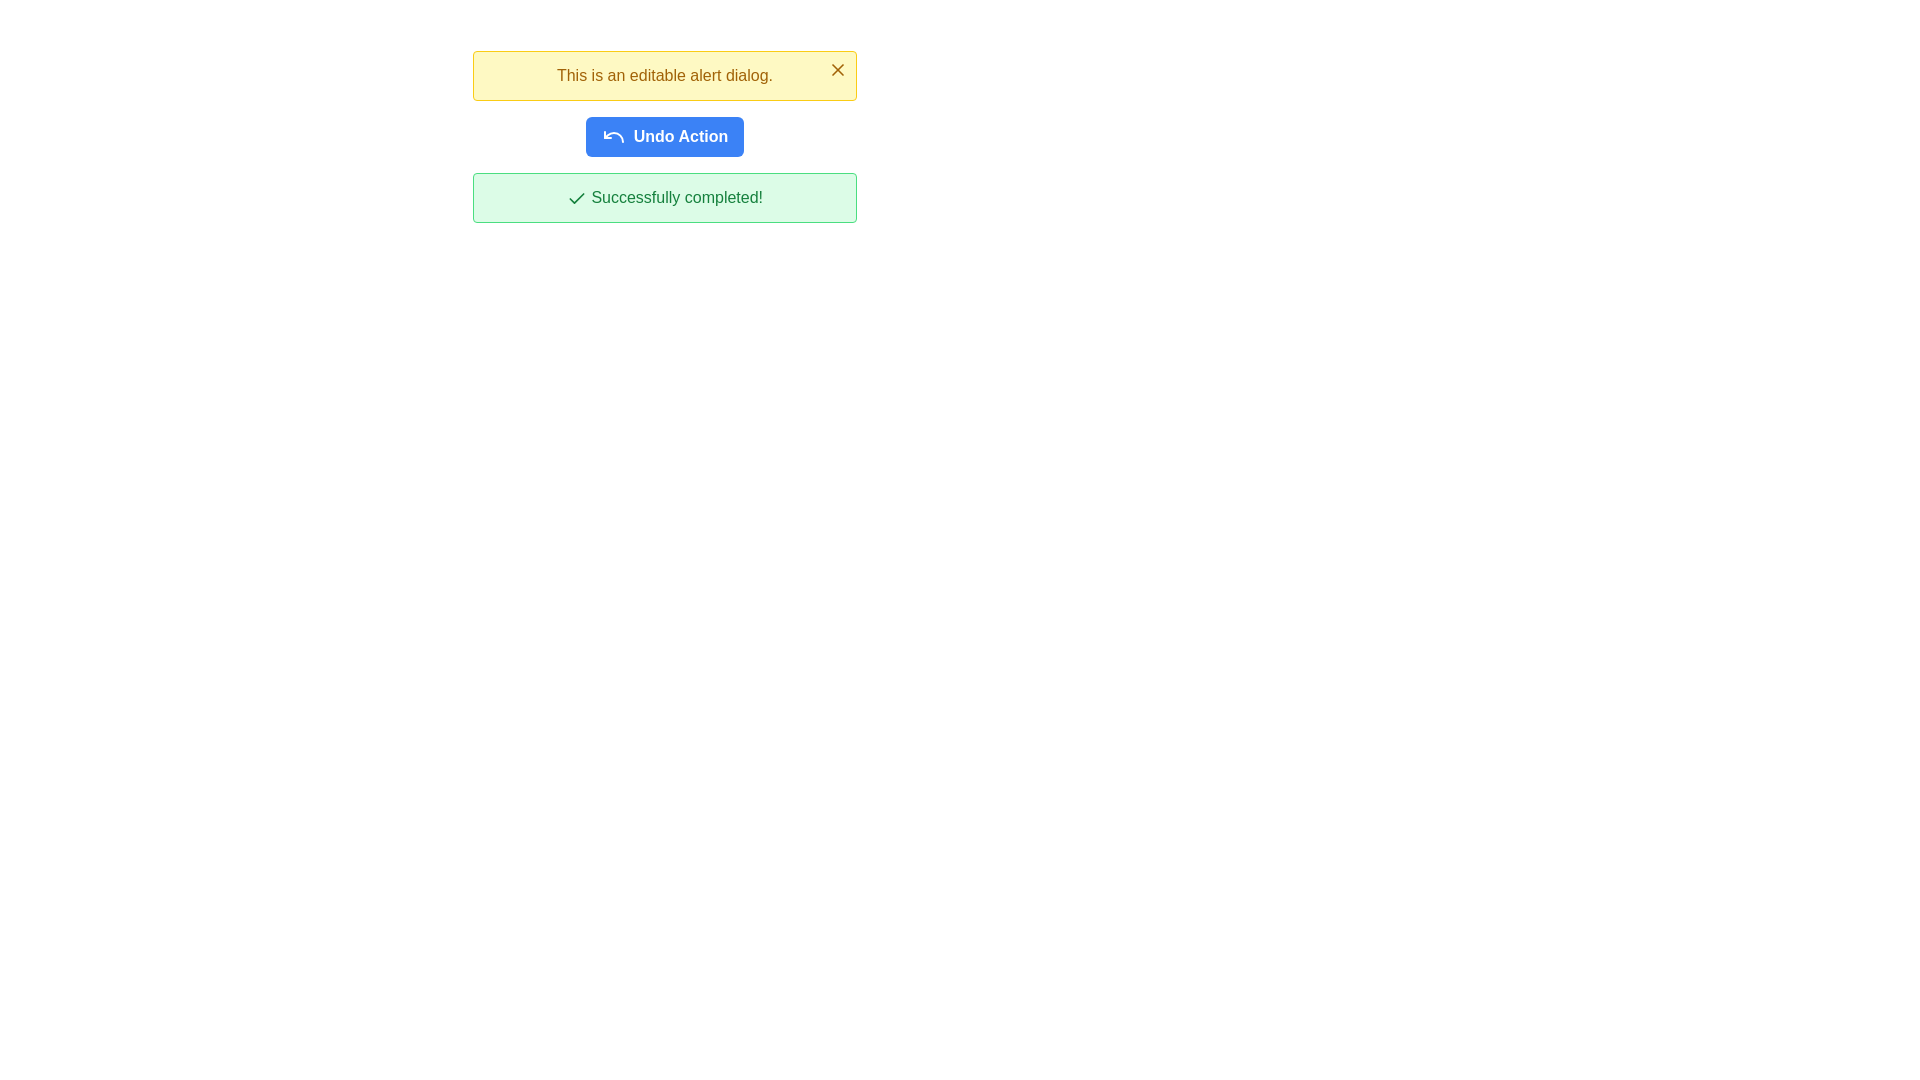 The height and width of the screenshot is (1080, 1920). I want to click on the green checkmark icon located to the left of the text 'Successfully completed!' within the green alert box at the bottom of the interface, so click(575, 198).